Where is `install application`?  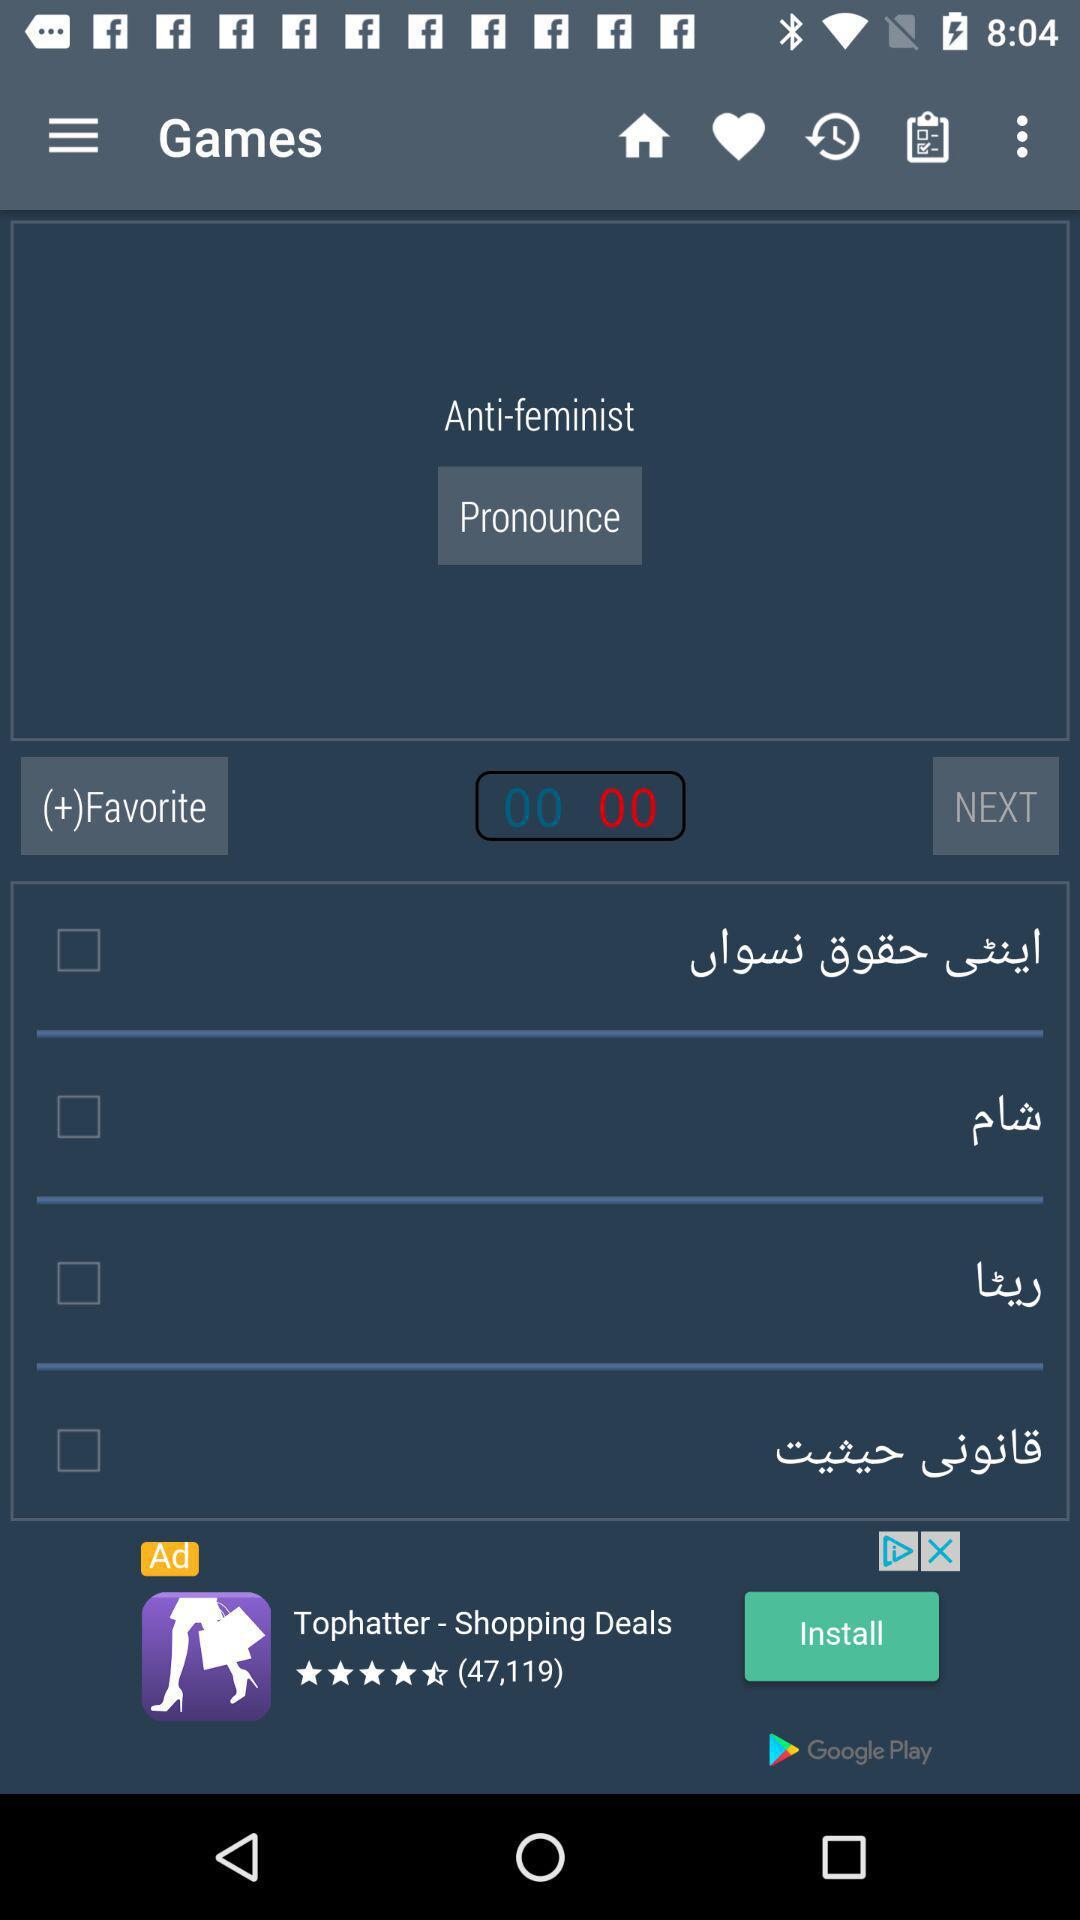
install application is located at coordinates (540, 1662).